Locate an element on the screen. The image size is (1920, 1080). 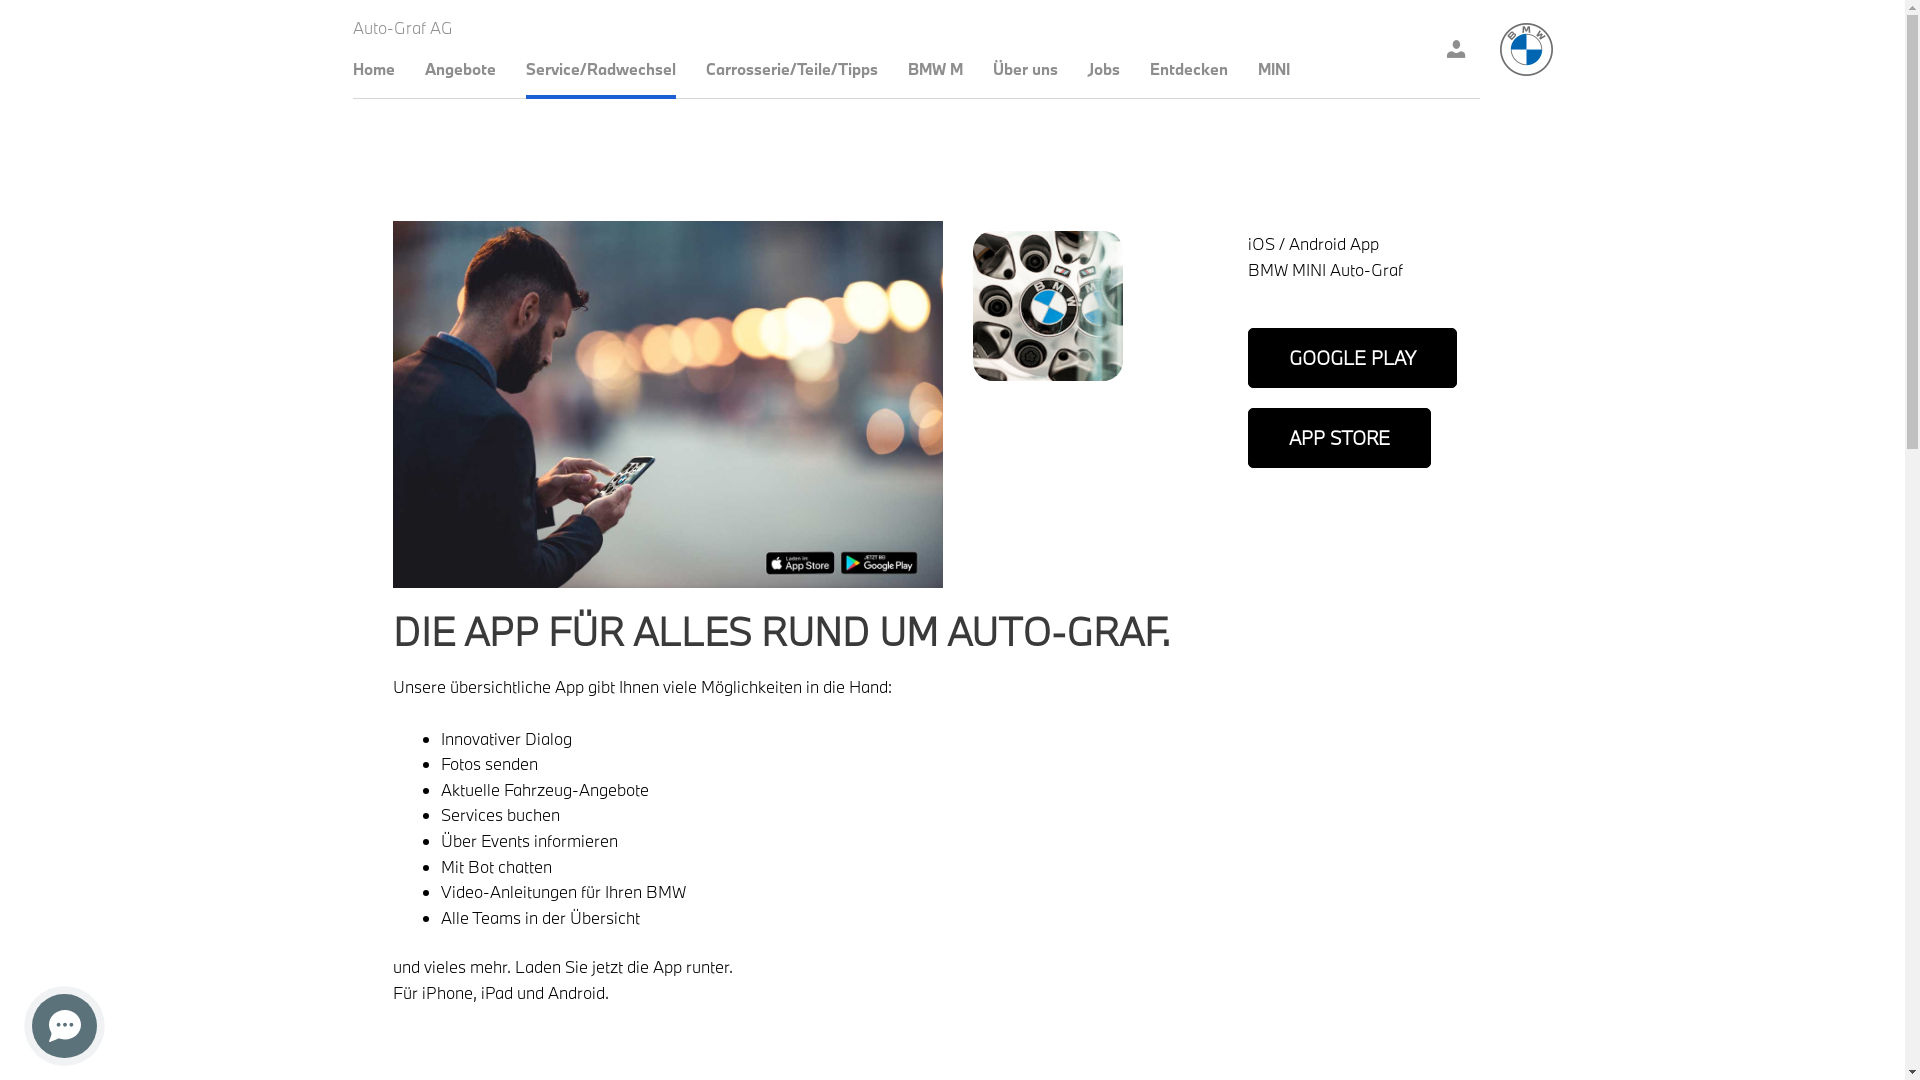
'Shopping Tool' is located at coordinates (1455, 48).